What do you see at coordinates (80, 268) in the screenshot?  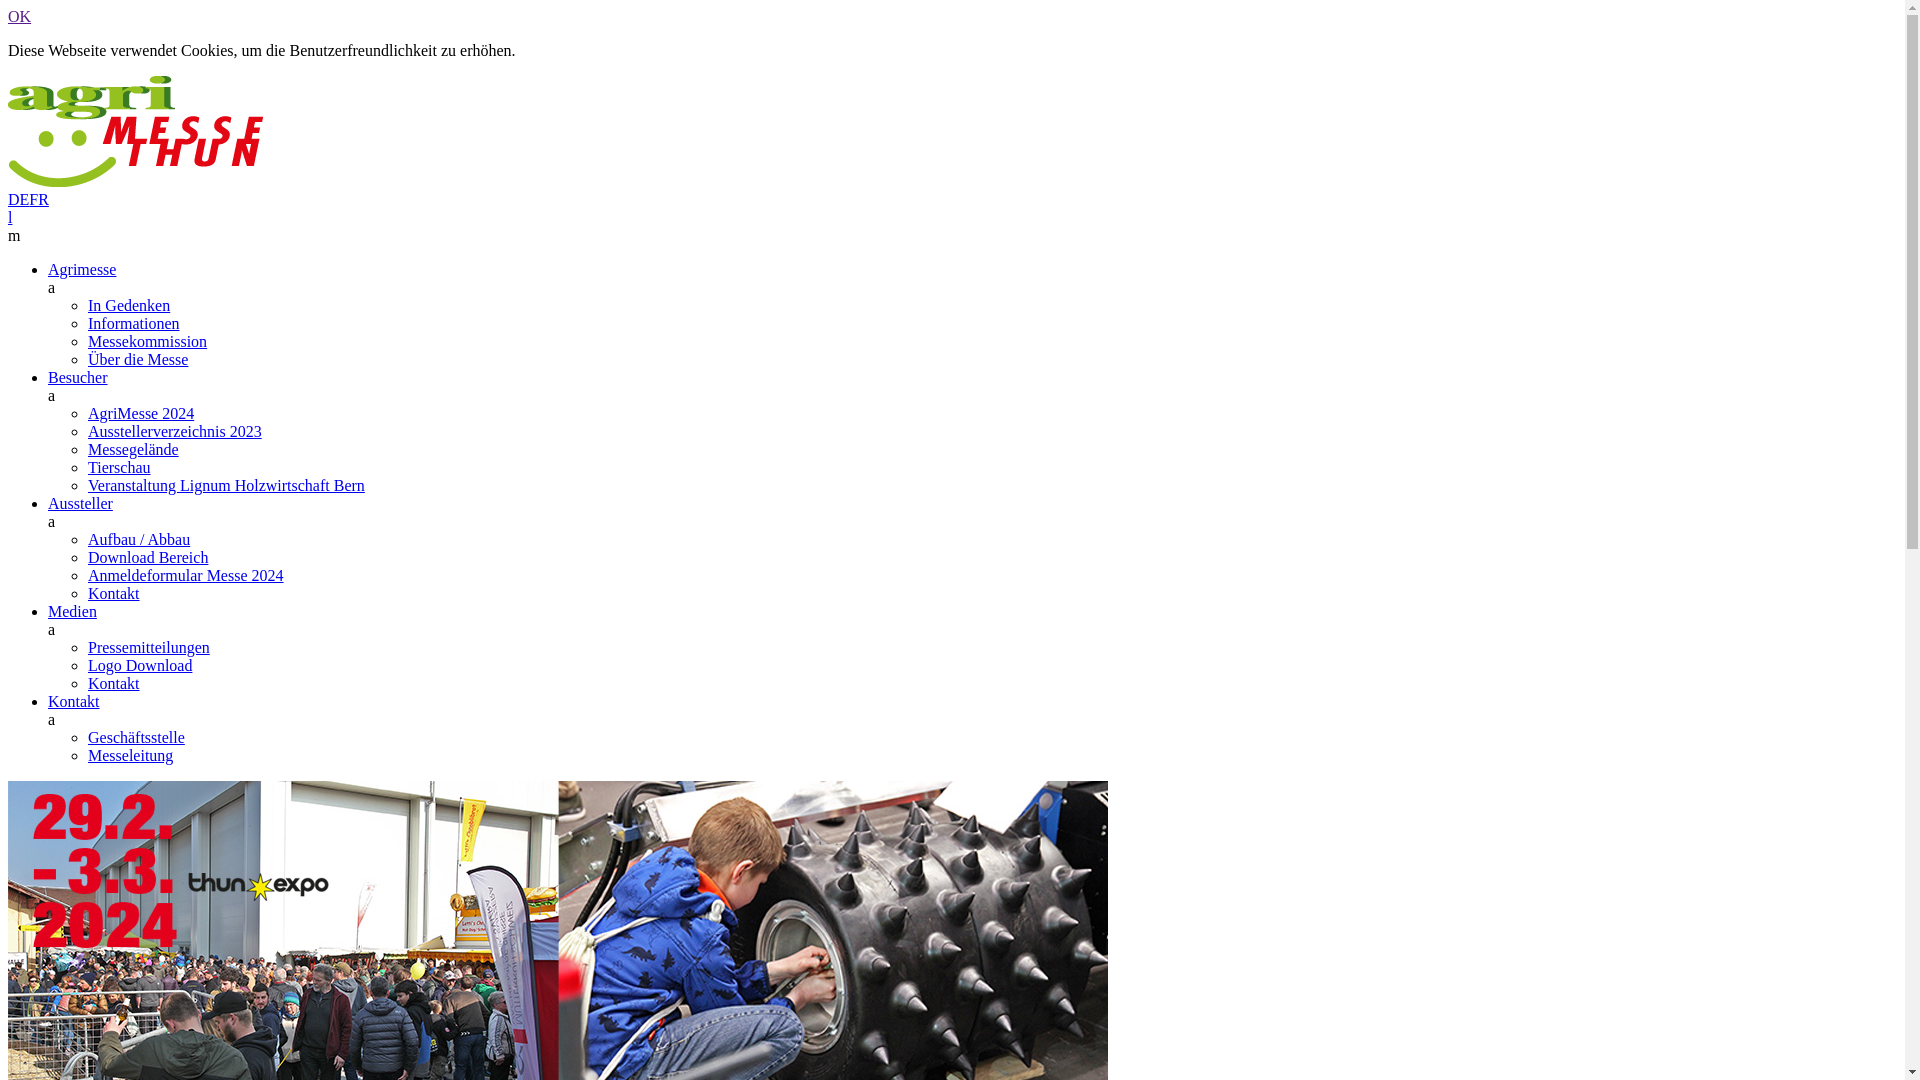 I see `'Agrimesse'` at bounding box center [80, 268].